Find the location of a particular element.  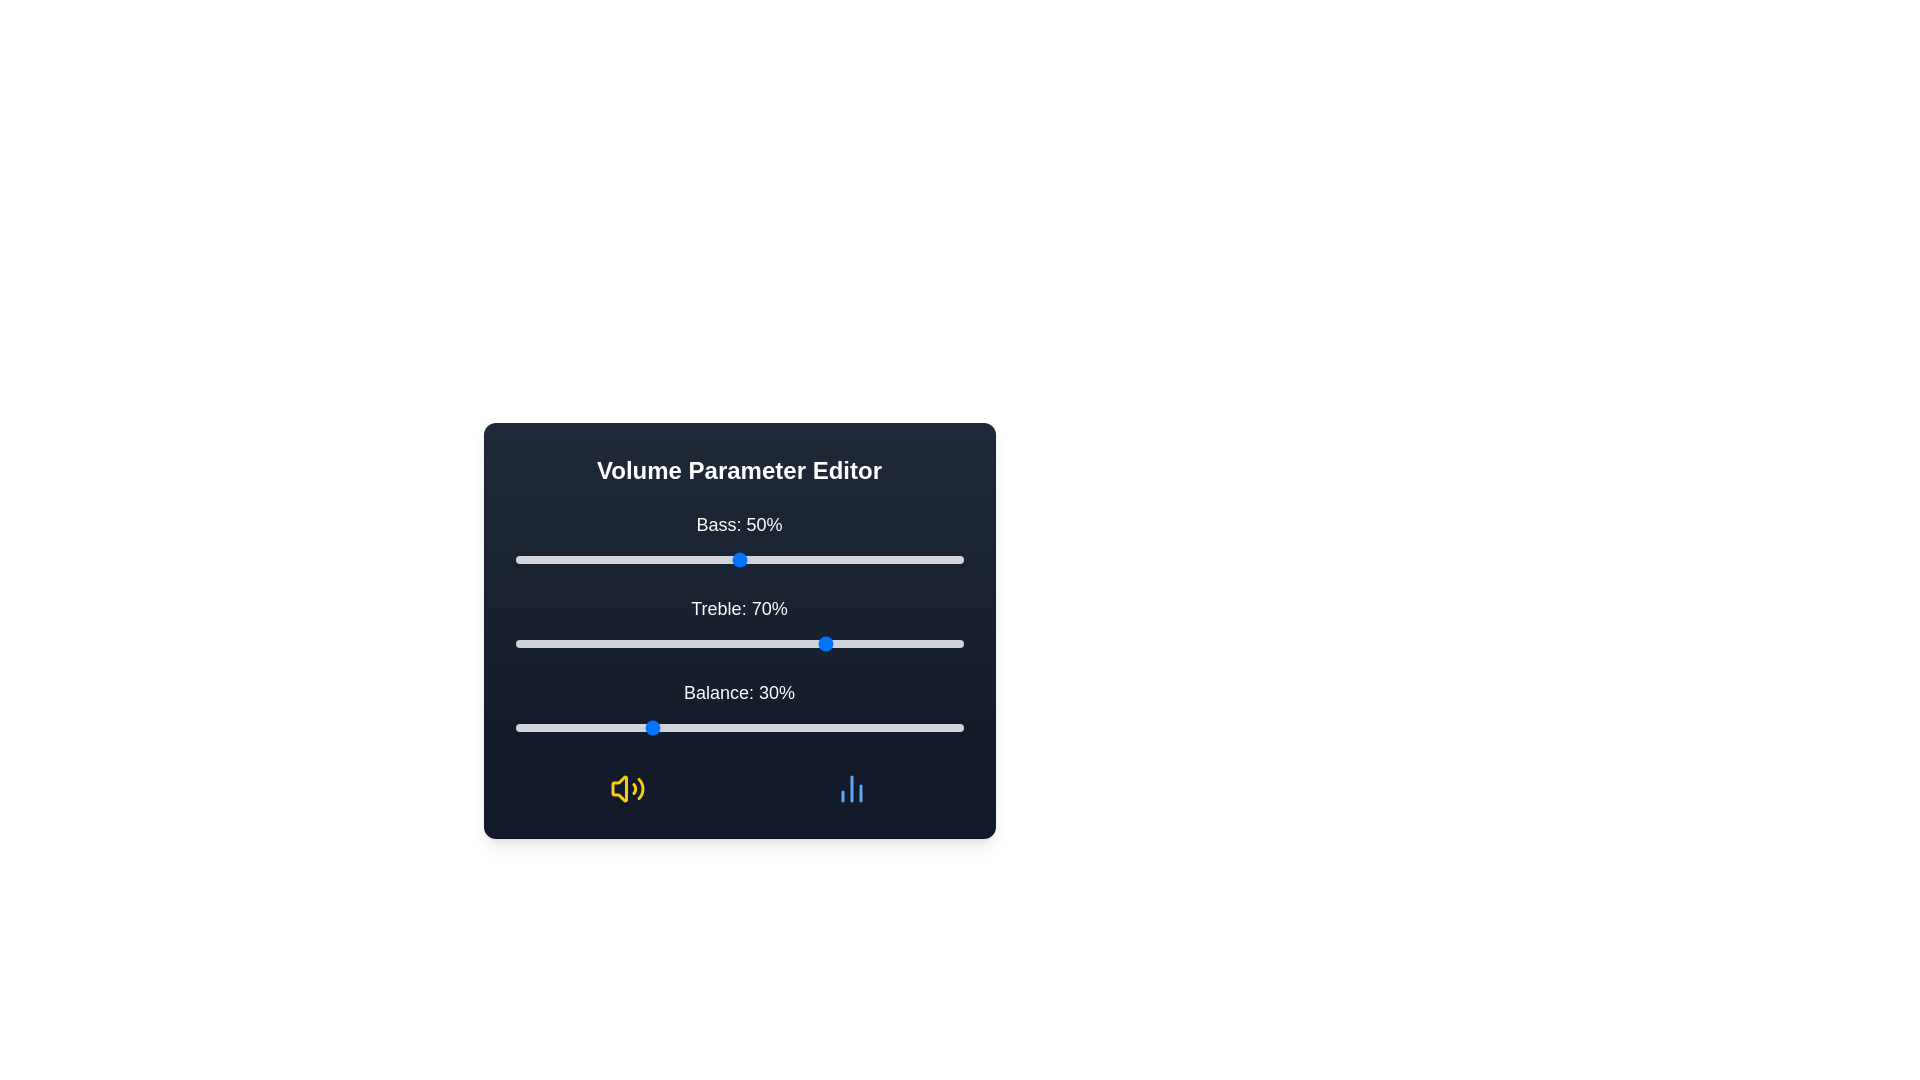

the decorative icon chart is located at coordinates (851, 788).